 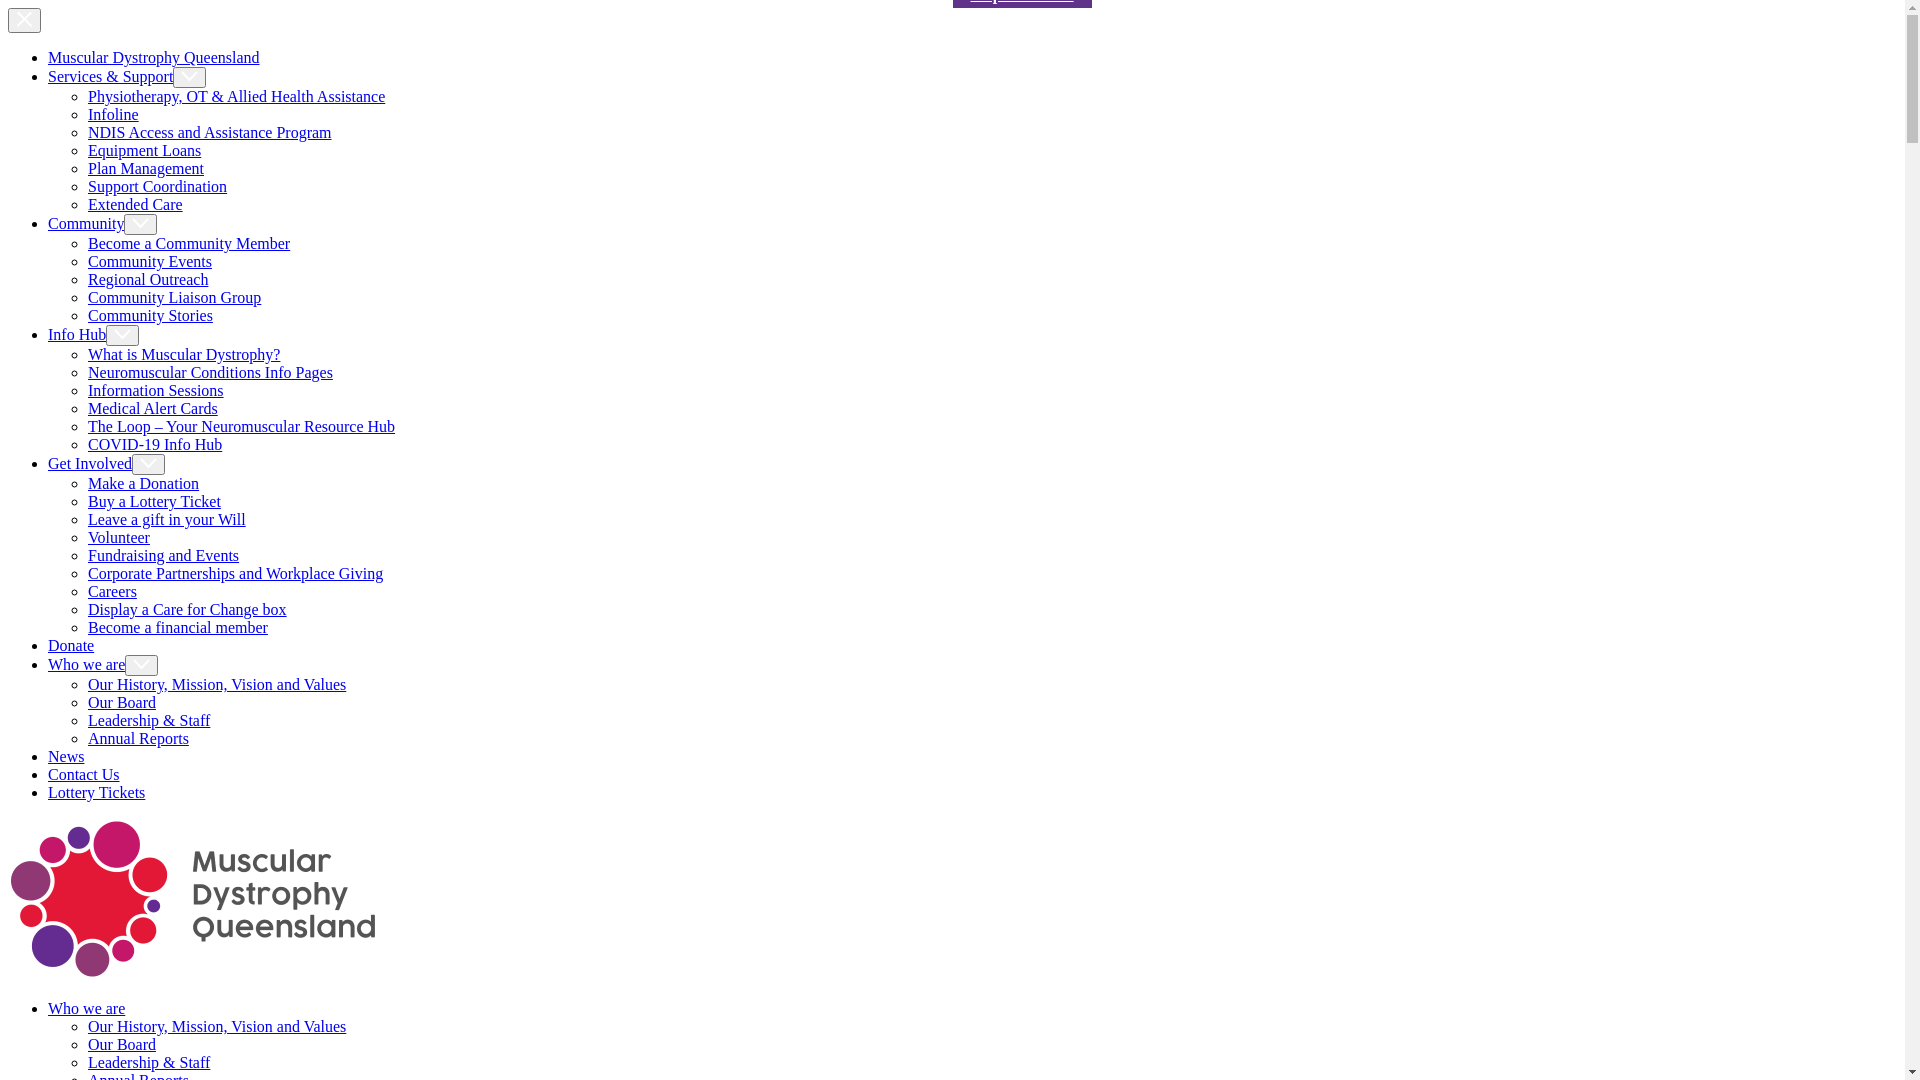 What do you see at coordinates (147, 1061) in the screenshot?
I see `'Leadership & Staff'` at bounding box center [147, 1061].